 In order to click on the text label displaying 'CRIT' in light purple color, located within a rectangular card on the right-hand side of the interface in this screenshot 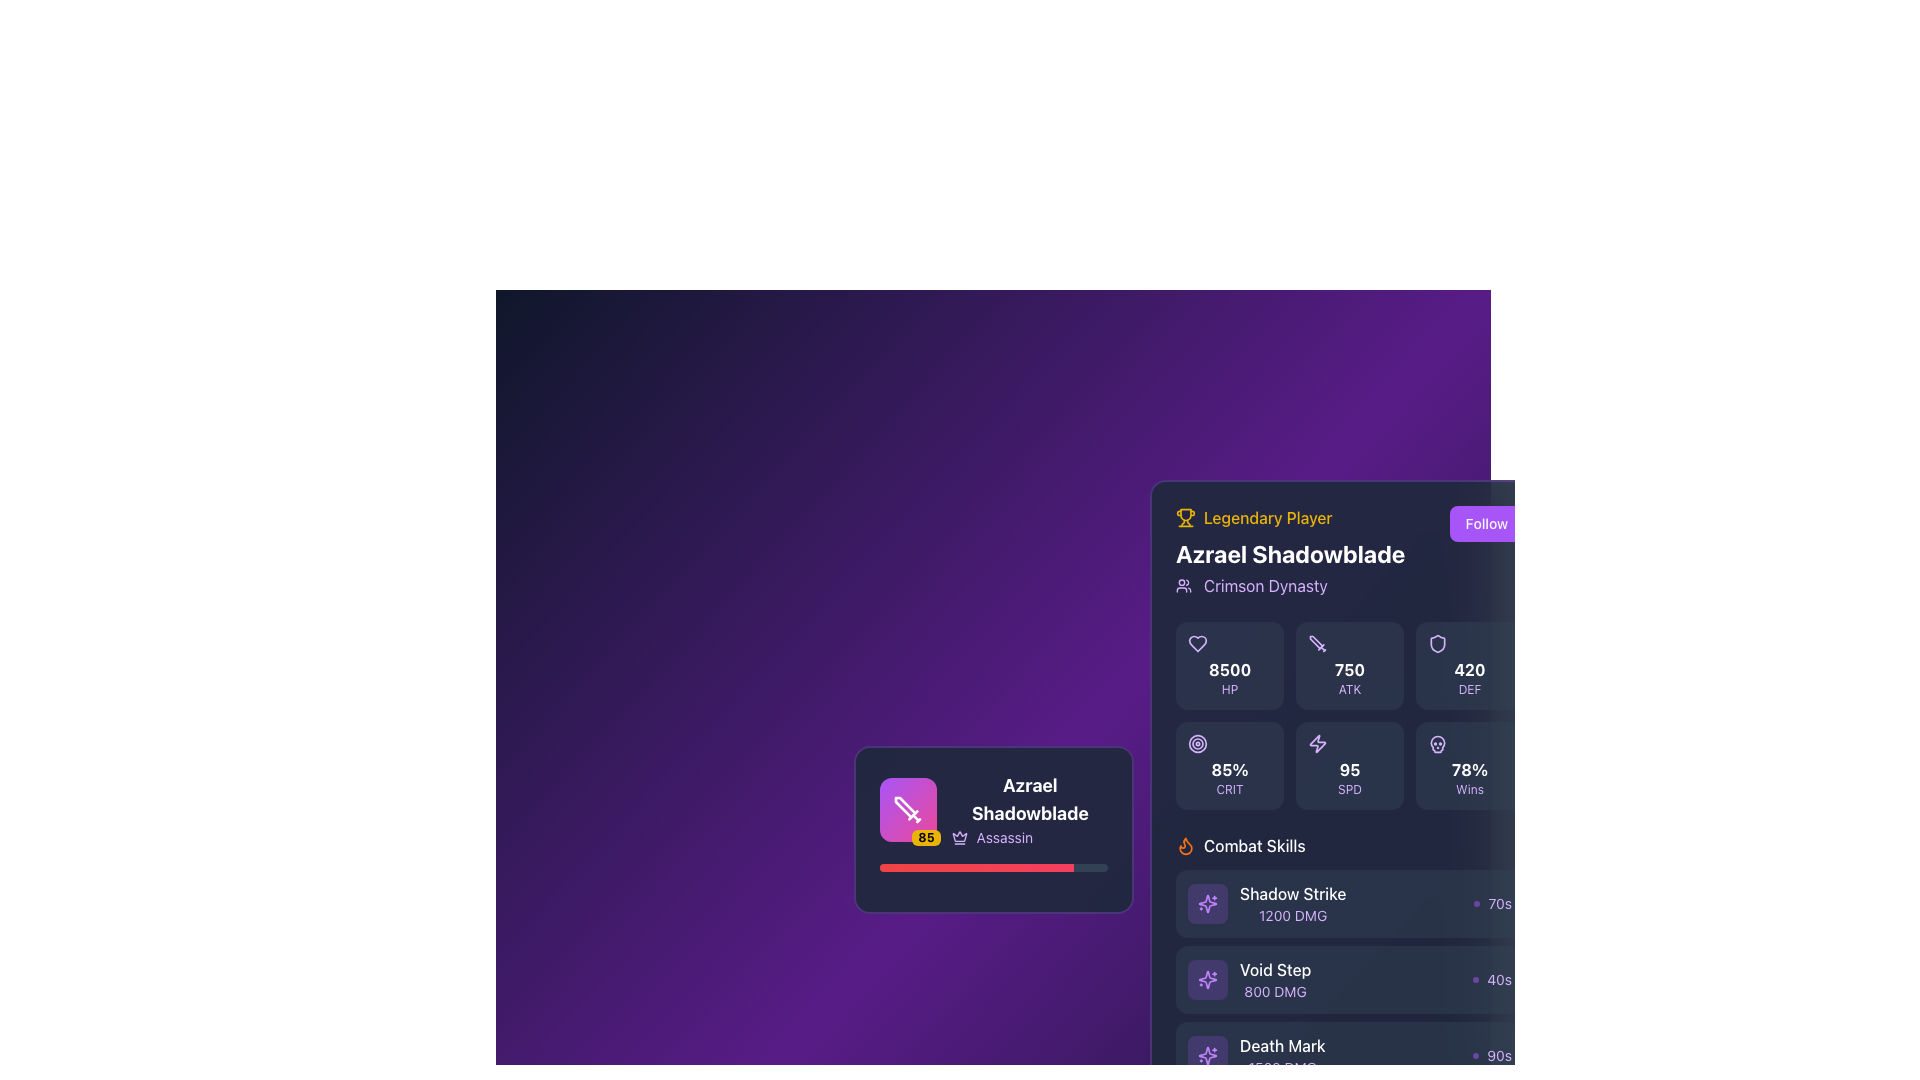, I will do `click(1228, 789)`.